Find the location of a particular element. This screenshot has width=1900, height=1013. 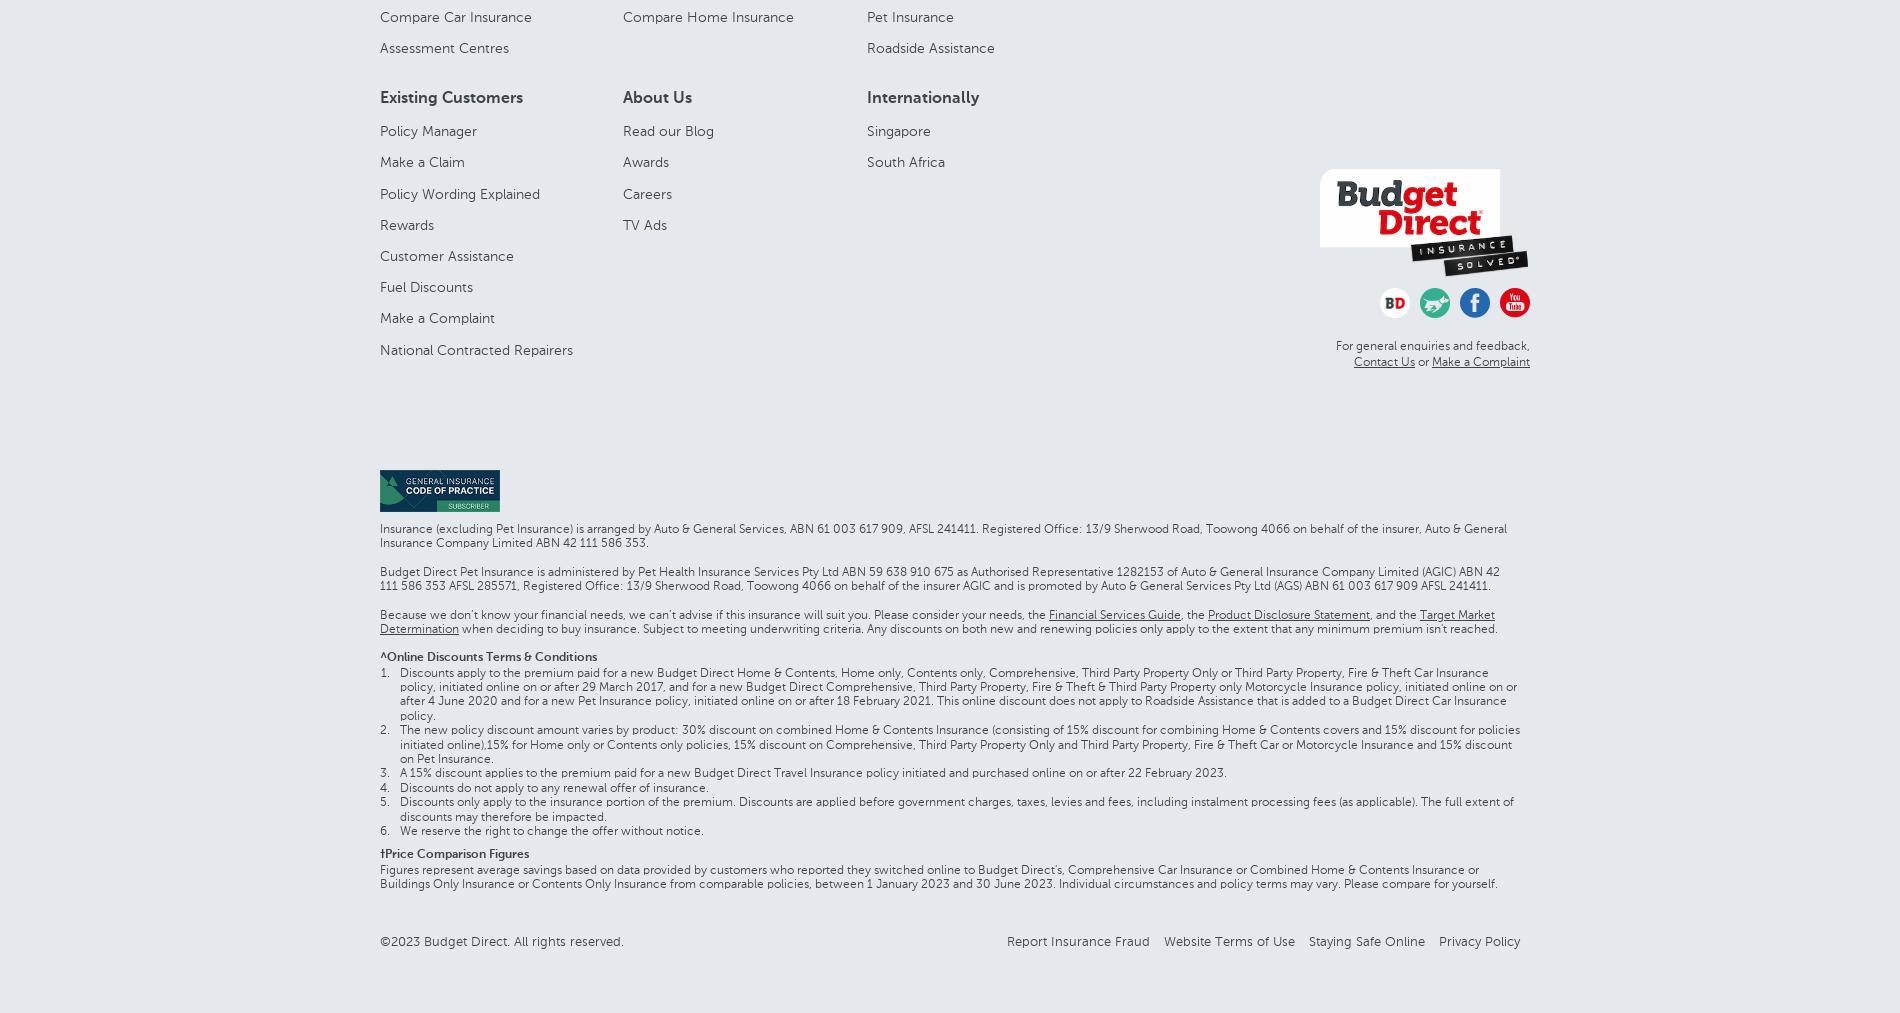

'Figures represent average savings based on data provided by customers who reported they switched online to Budget Direct's, Comprehensive Car Insurance or Combined Home & Contents Insurance or Buildings Only Insurance or Contents Only Insurance from comparable policies, between 1 January 2023 and 30 June 2023. Individual circumstances and policy terms may vary. Please compare for yourself.' is located at coordinates (937, 875).